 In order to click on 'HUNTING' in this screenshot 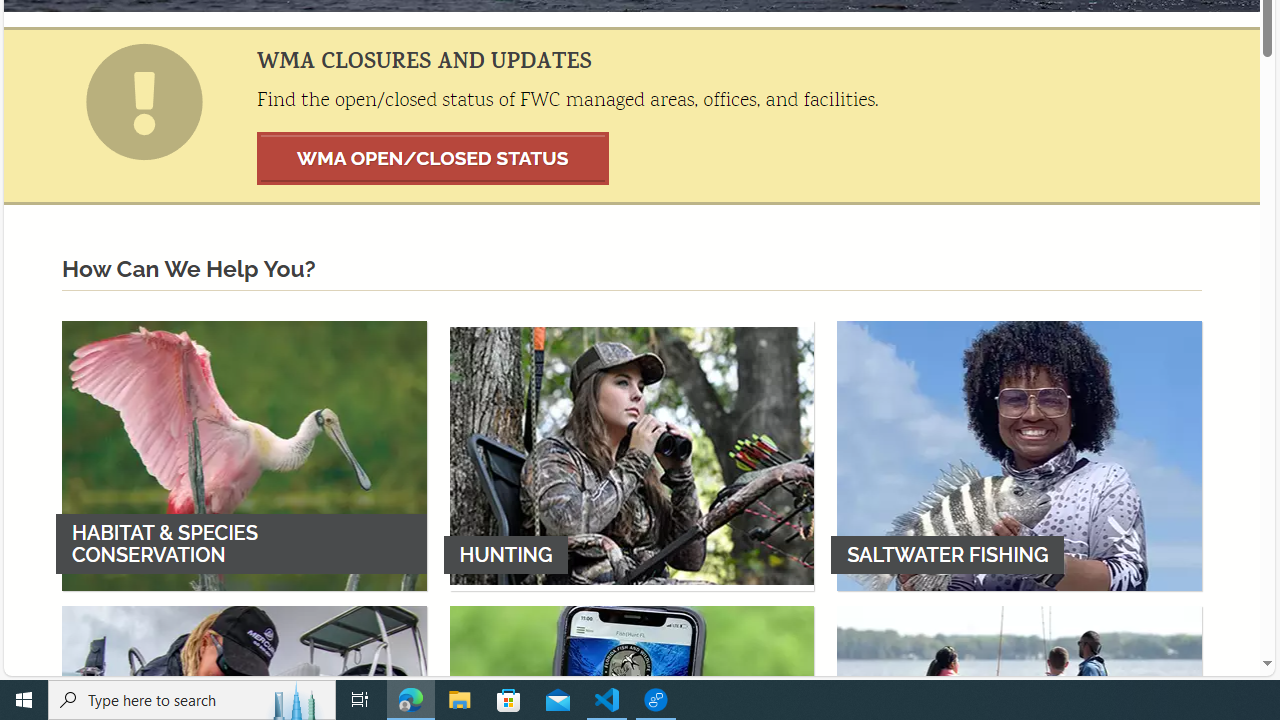, I will do `click(631, 455)`.